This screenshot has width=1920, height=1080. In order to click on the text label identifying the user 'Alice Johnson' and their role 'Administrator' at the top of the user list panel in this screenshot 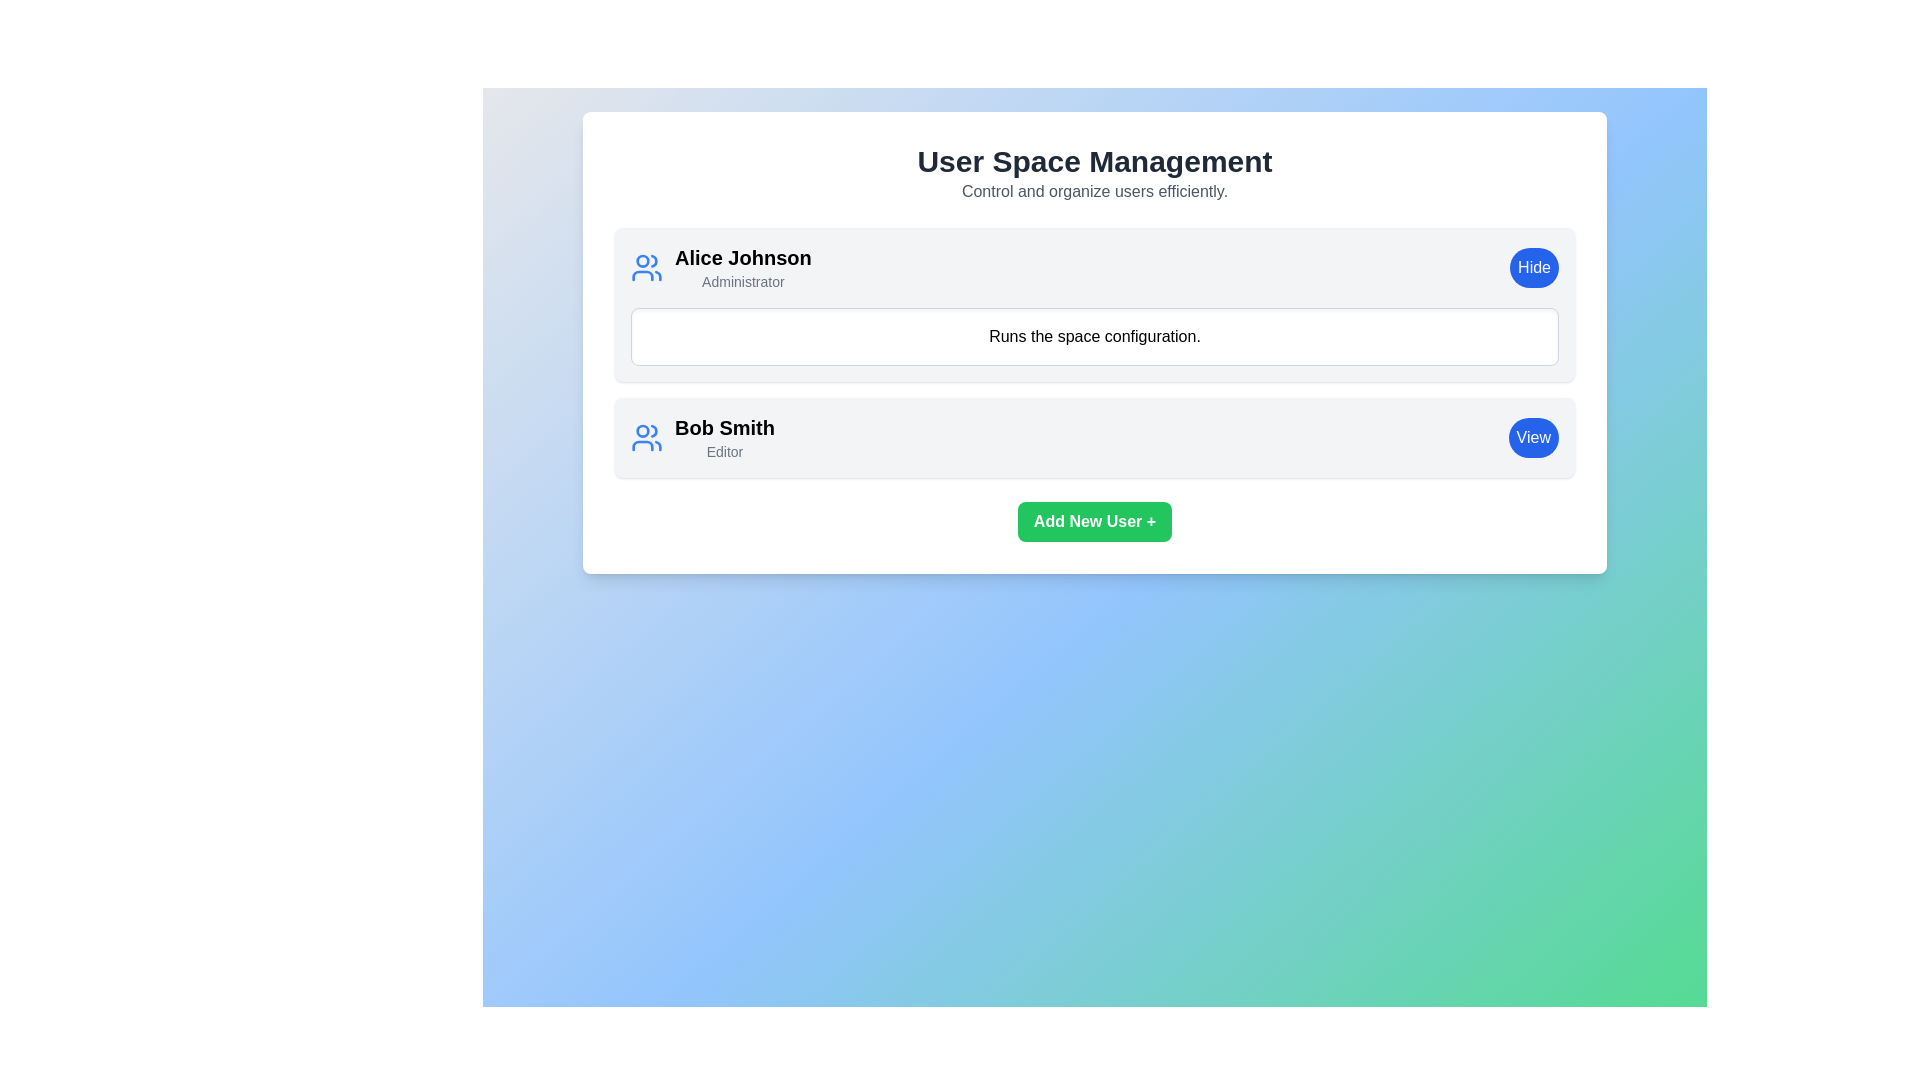, I will do `click(742, 266)`.